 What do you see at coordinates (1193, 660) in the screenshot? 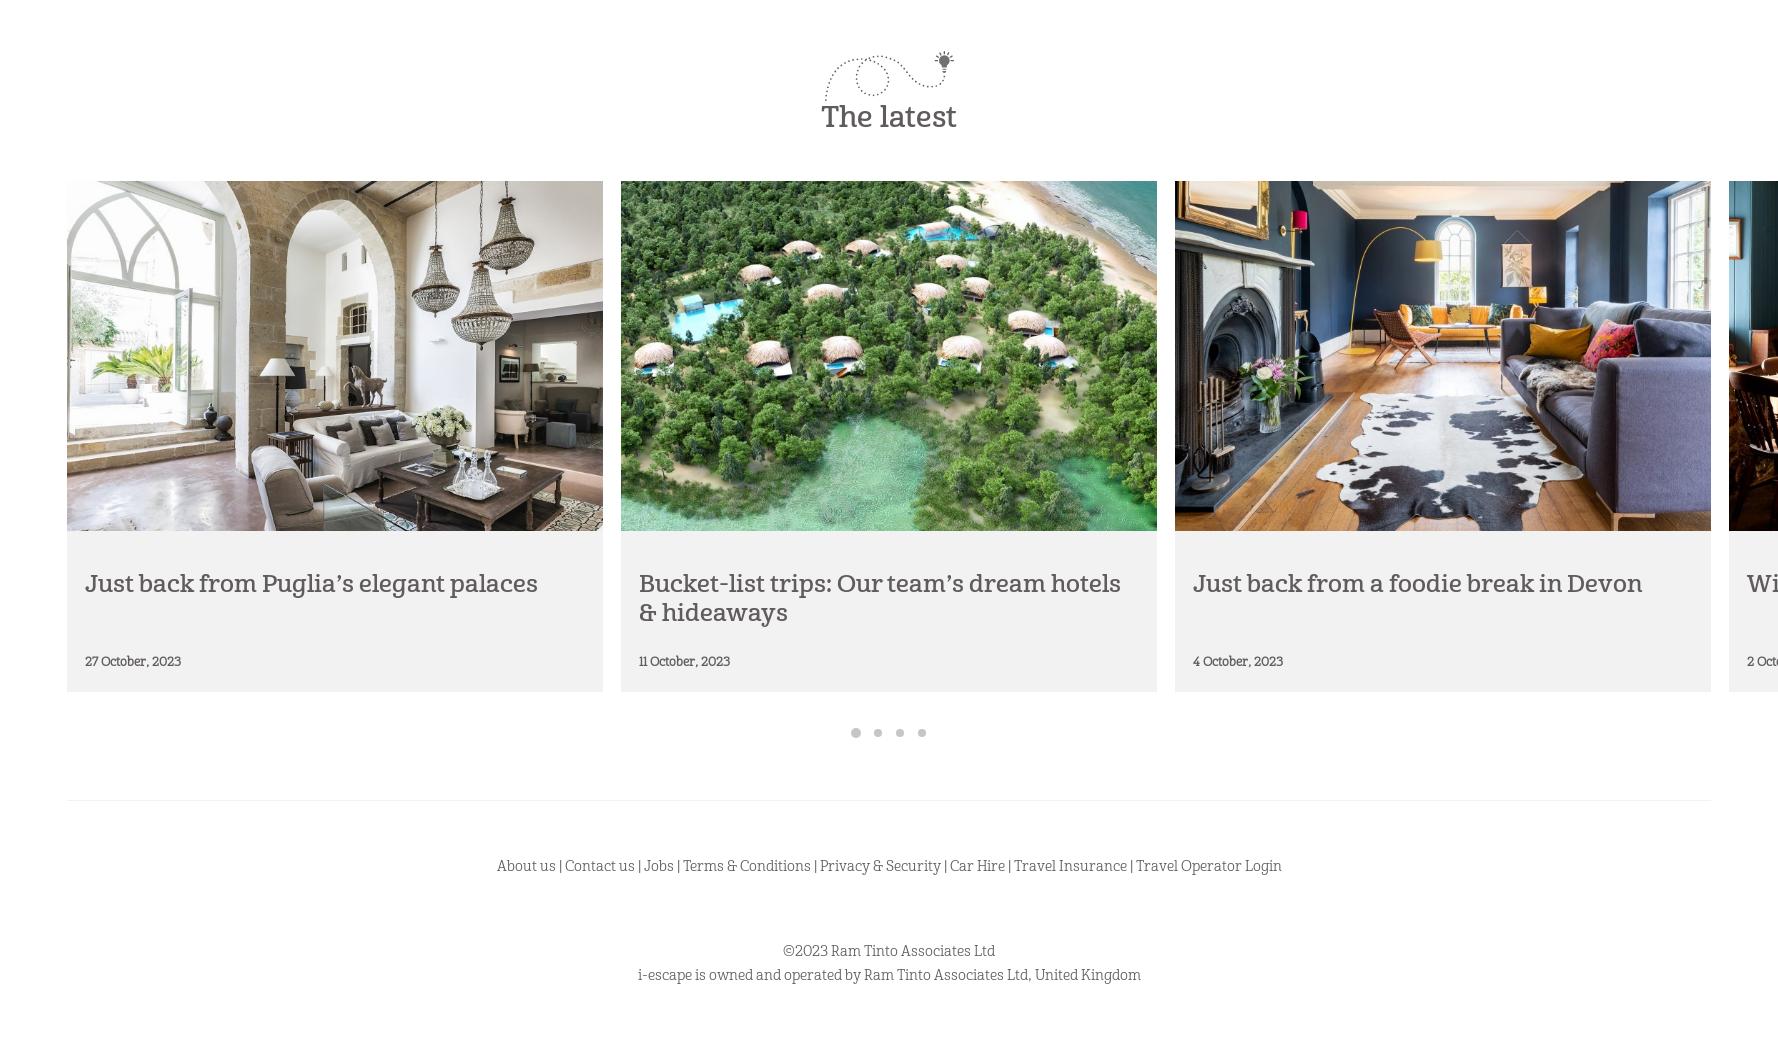
I see `'4 October, 2023'` at bounding box center [1193, 660].